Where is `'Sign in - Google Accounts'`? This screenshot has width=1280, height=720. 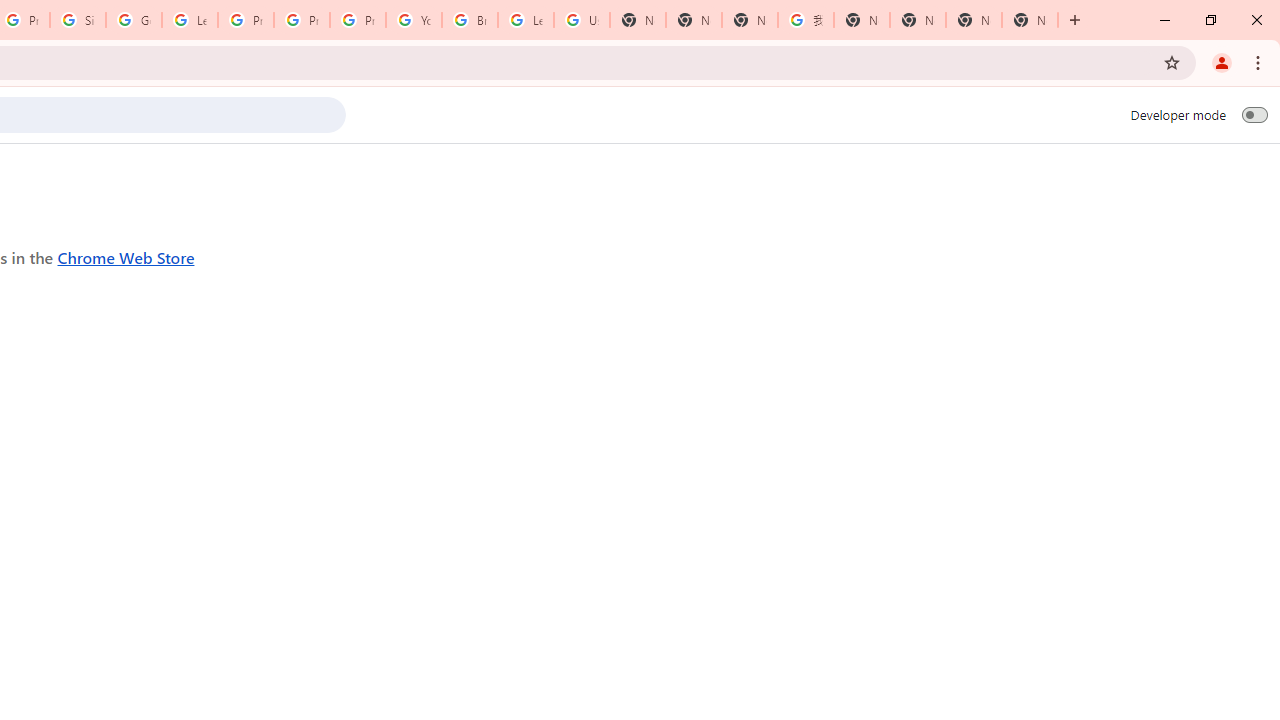 'Sign in - Google Accounts' is located at coordinates (78, 20).